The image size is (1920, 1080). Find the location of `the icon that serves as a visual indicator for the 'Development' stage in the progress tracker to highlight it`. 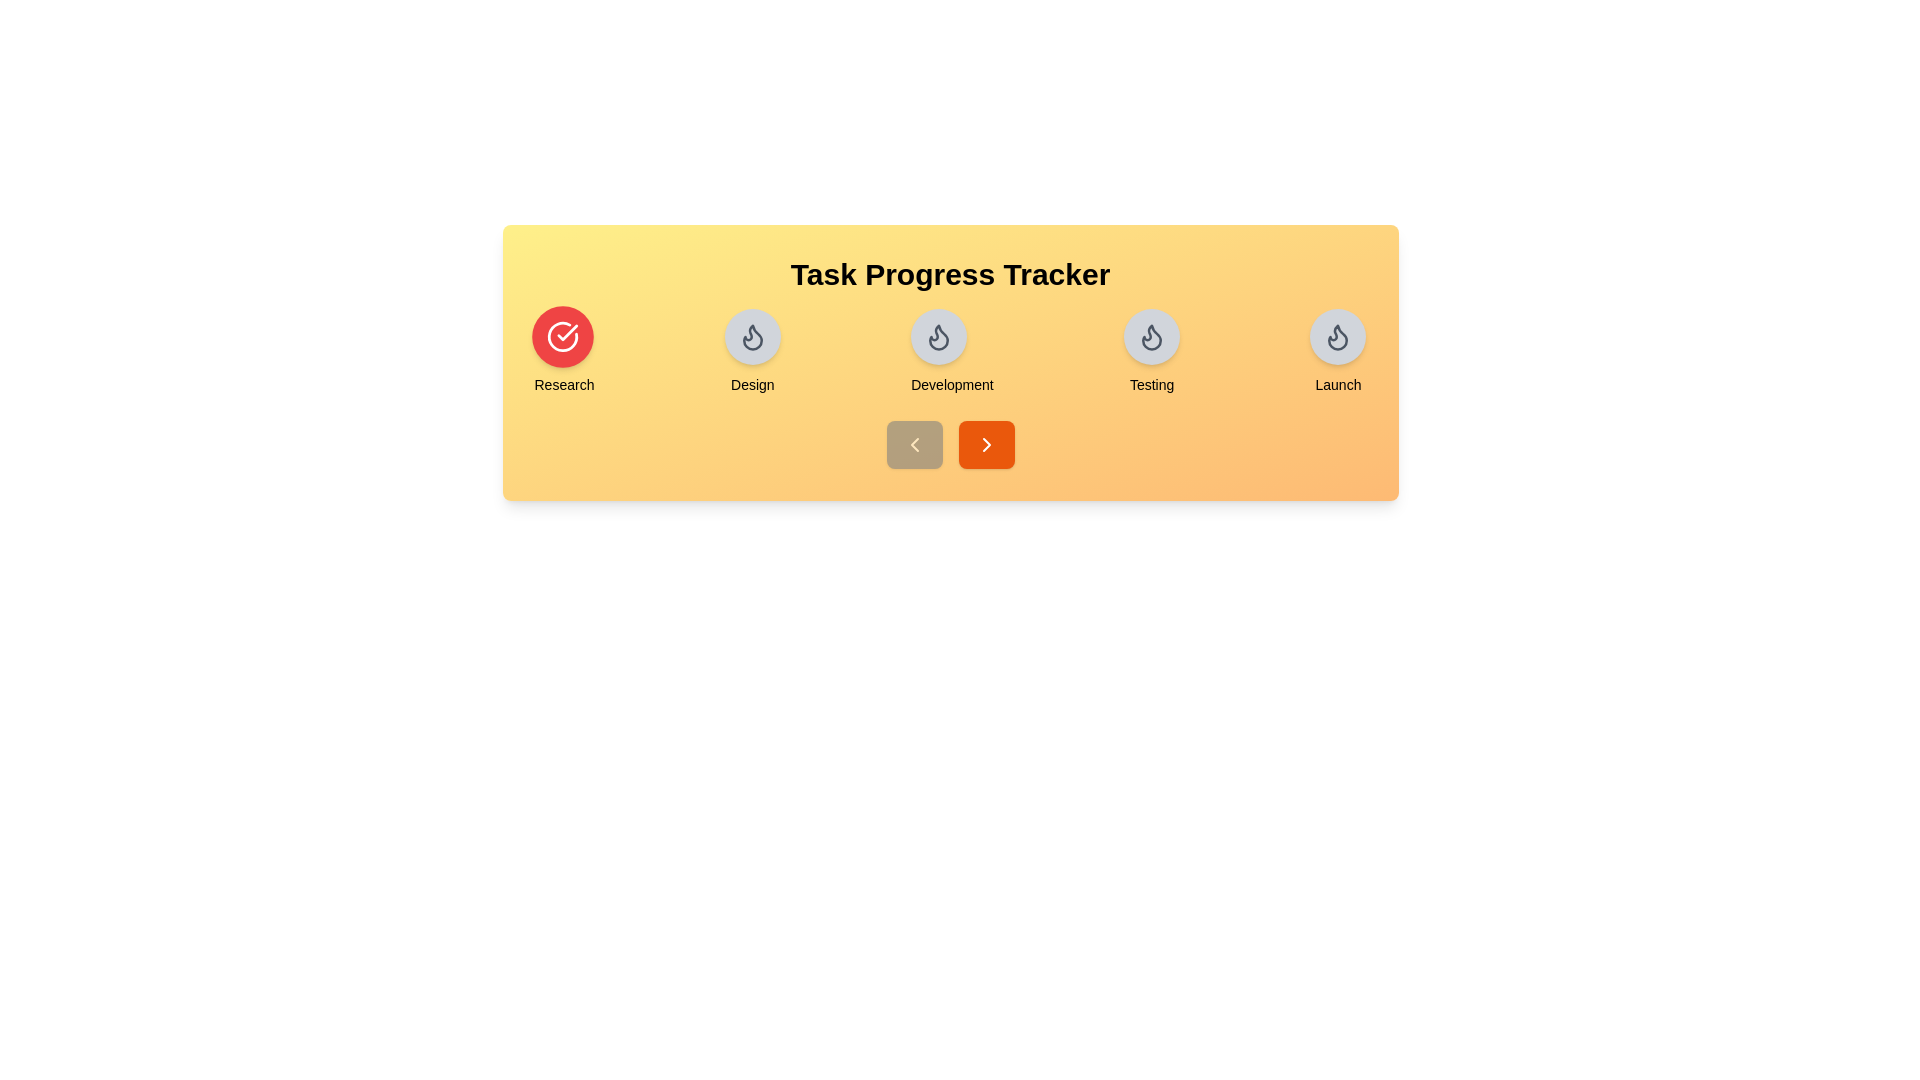

the icon that serves as a visual indicator for the 'Development' stage in the progress tracker to highlight it is located at coordinates (938, 335).